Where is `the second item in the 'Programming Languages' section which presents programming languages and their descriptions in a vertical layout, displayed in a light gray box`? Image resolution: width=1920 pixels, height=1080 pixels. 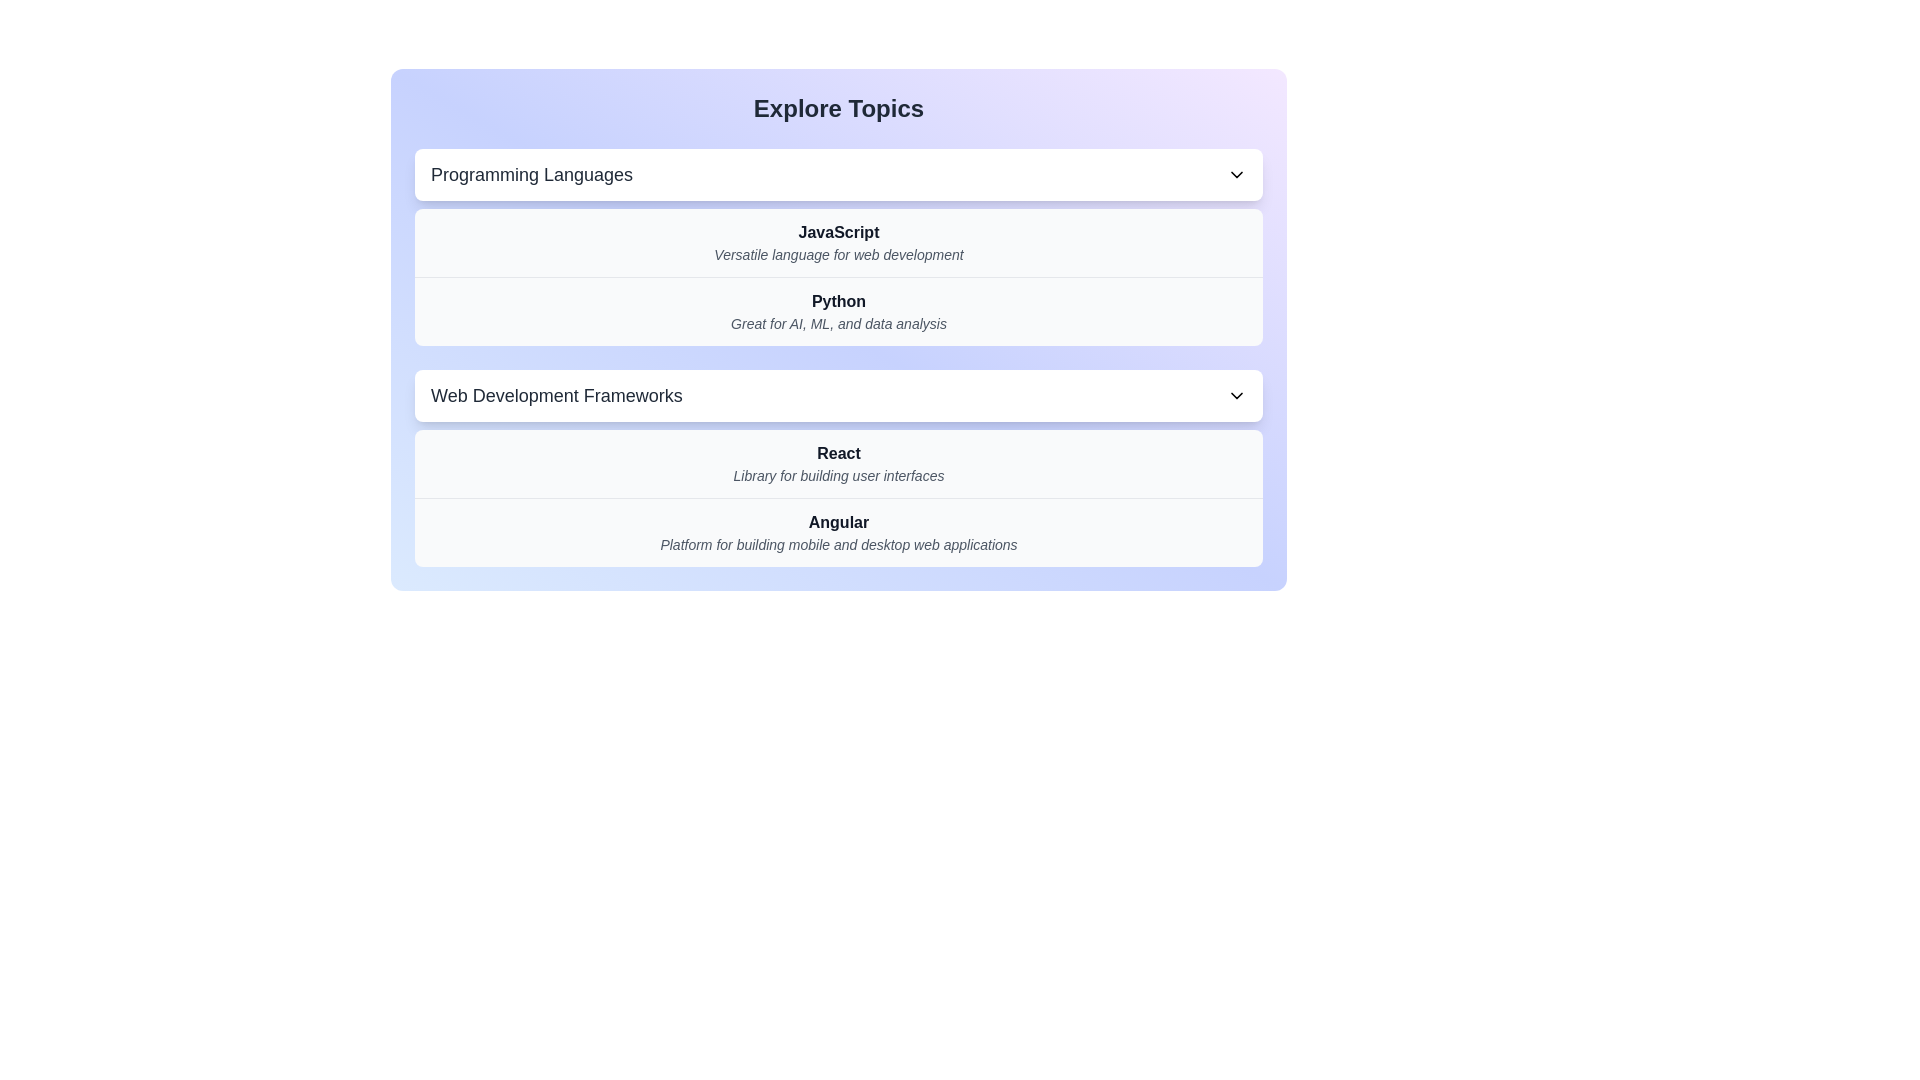 the second item in the 'Programming Languages' section which presents programming languages and their descriptions in a vertical layout, displayed in a light gray box is located at coordinates (839, 277).